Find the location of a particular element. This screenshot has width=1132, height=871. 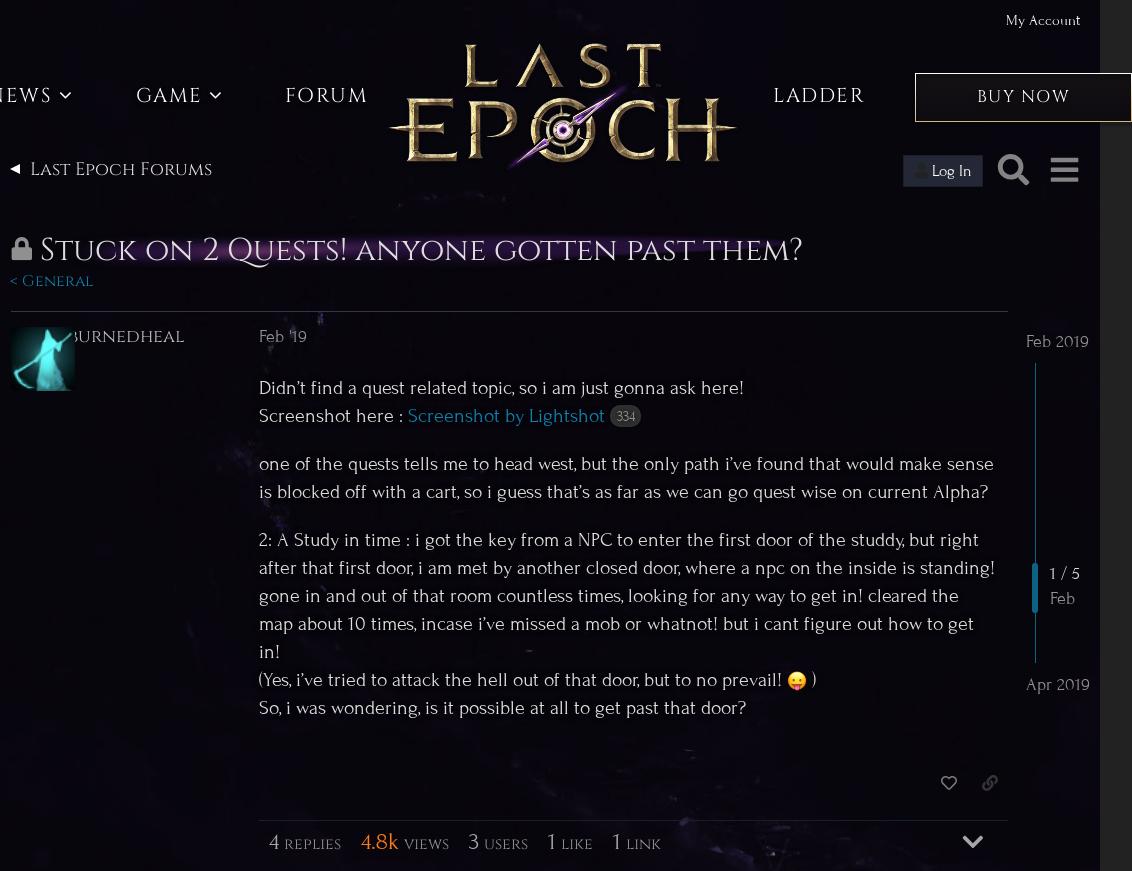

'Buy Now' is located at coordinates (1022, 96).